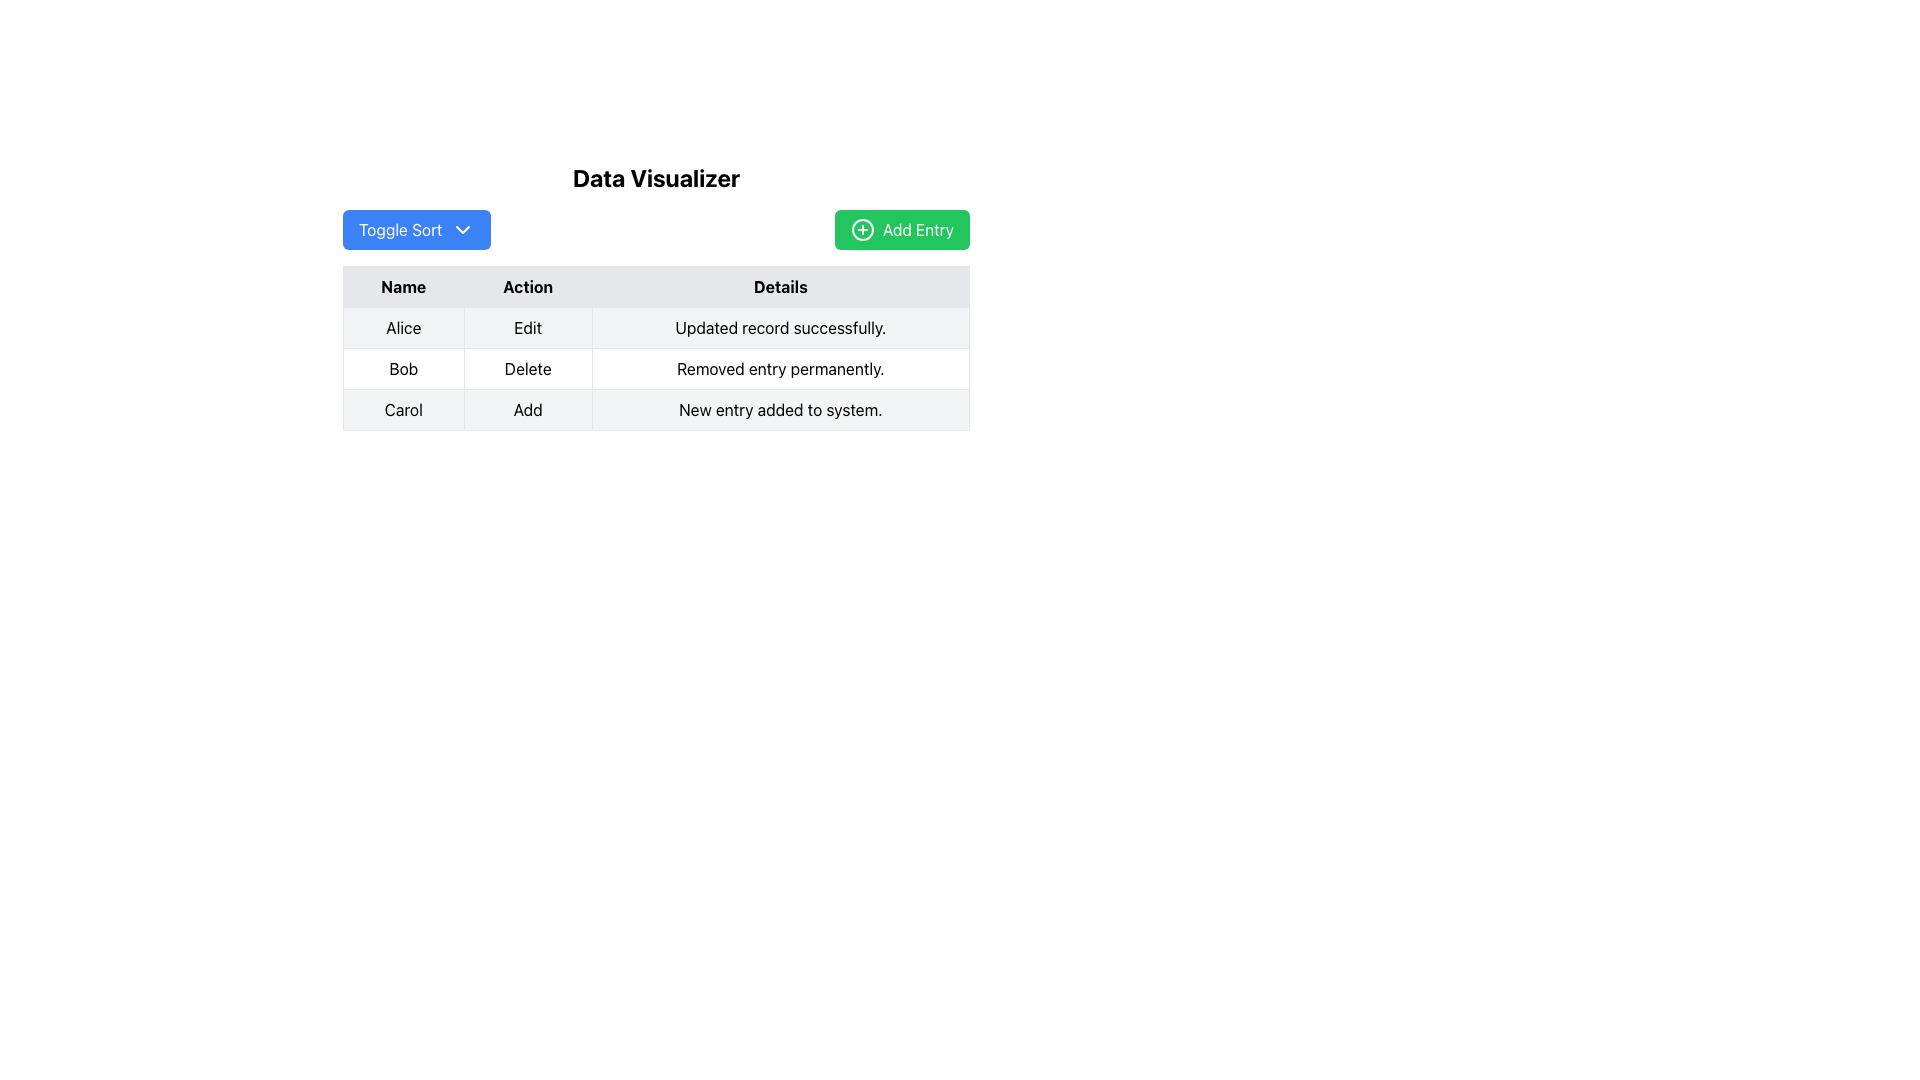 Image resolution: width=1920 pixels, height=1080 pixels. Describe the element at coordinates (415, 229) in the screenshot. I see `the rectangular button with a blue background and white text reading 'Toggle Sort'` at that location.